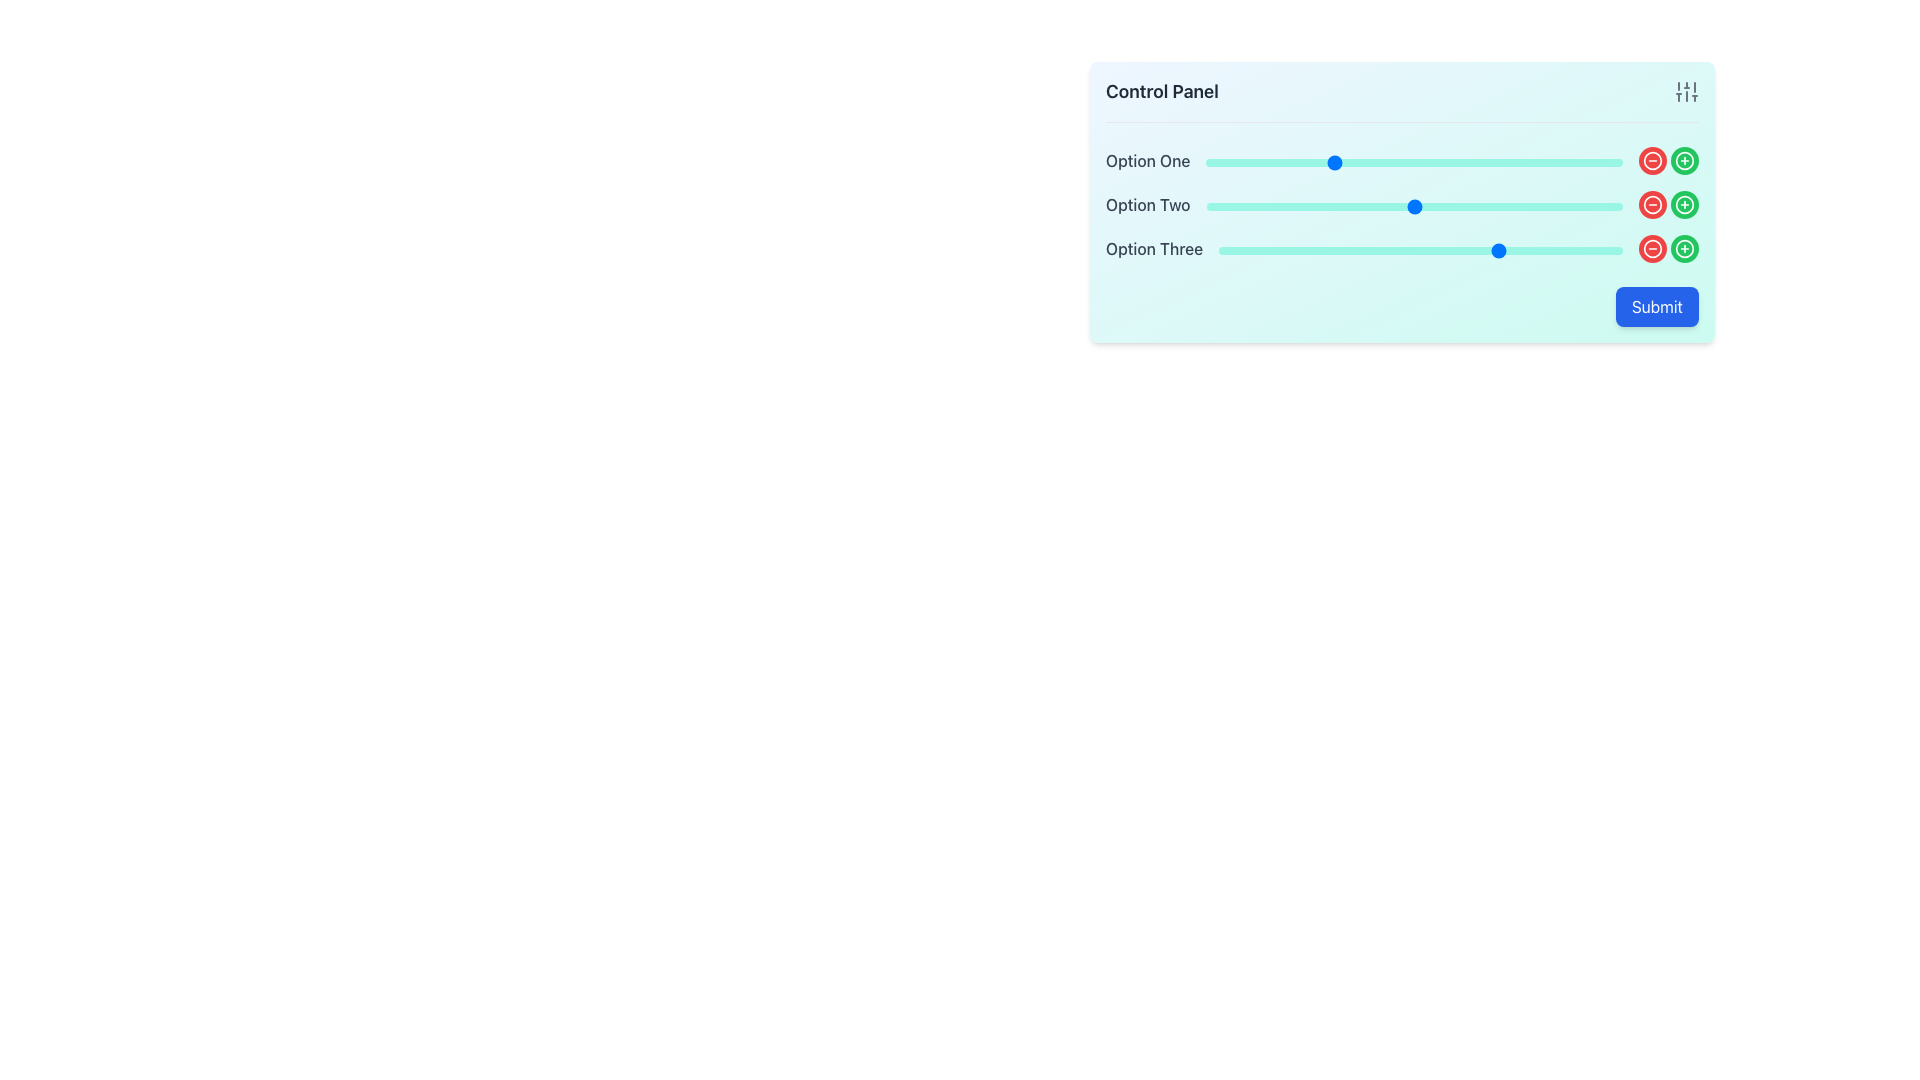  I want to click on the slider value, so click(1457, 249).